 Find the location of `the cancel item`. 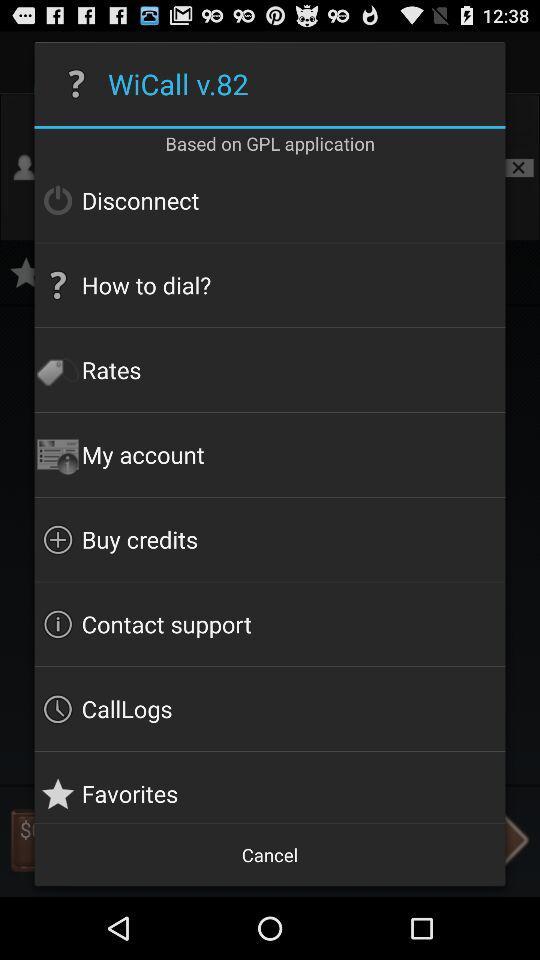

the cancel item is located at coordinates (270, 853).